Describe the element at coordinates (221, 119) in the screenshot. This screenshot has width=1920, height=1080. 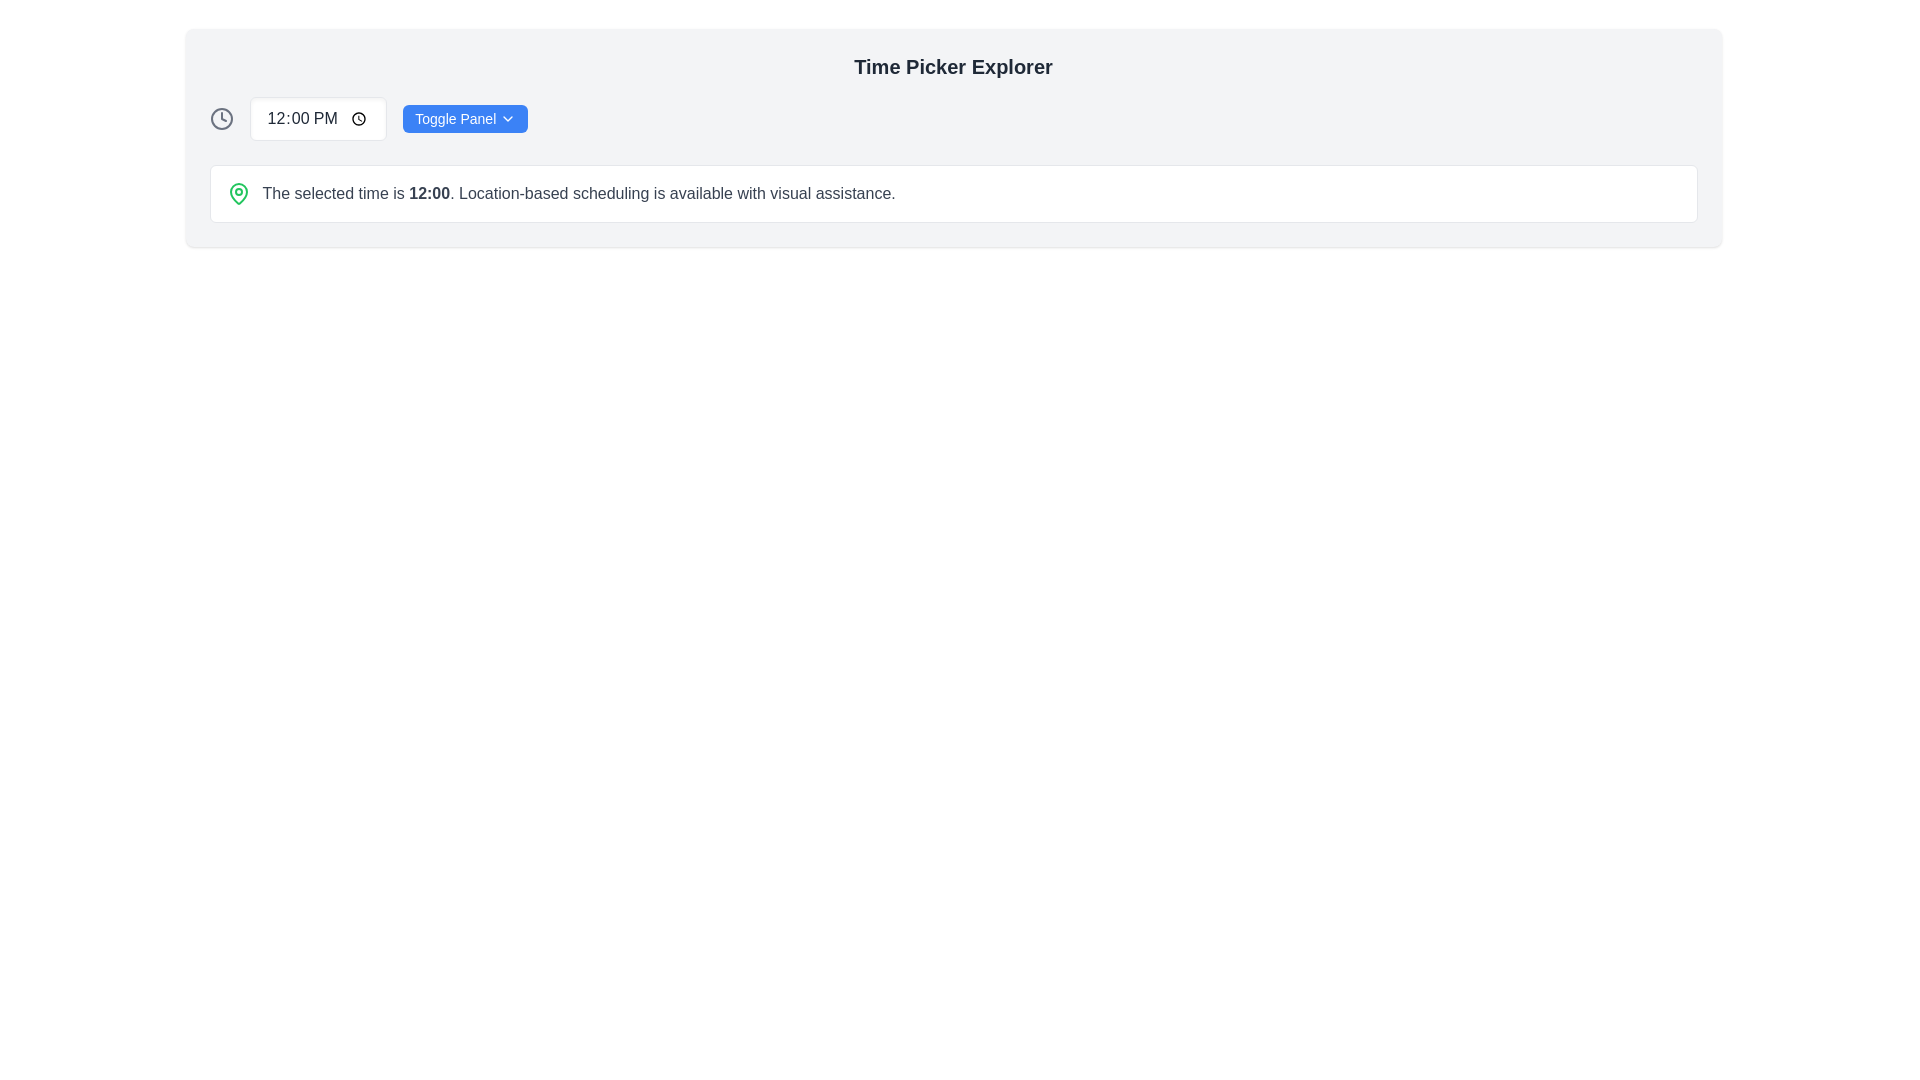
I see `the circular graphic element of the clock icon, which visually represents the clock face and is located to the left of the time display ('12:00 PM')` at that location.